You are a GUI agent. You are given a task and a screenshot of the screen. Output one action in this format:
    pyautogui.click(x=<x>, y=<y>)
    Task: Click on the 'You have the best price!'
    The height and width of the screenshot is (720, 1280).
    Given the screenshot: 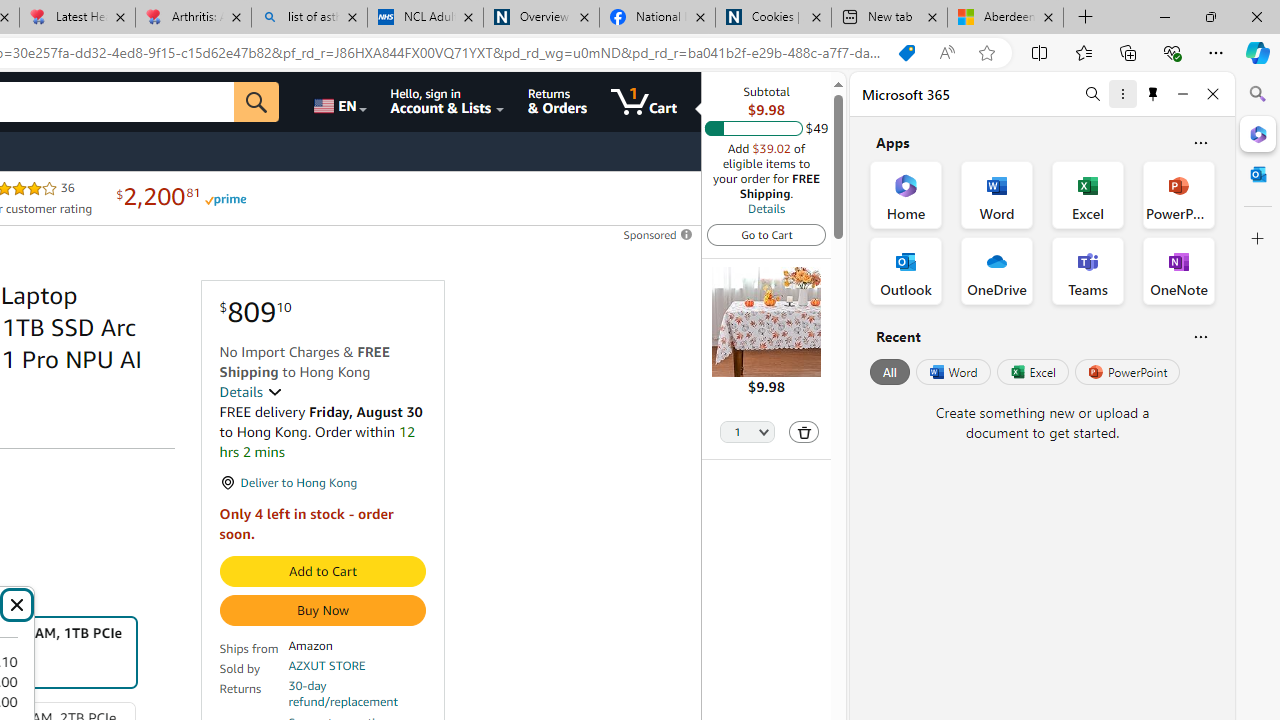 What is the action you would take?
    pyautogui.click(x=905, y=52)
    